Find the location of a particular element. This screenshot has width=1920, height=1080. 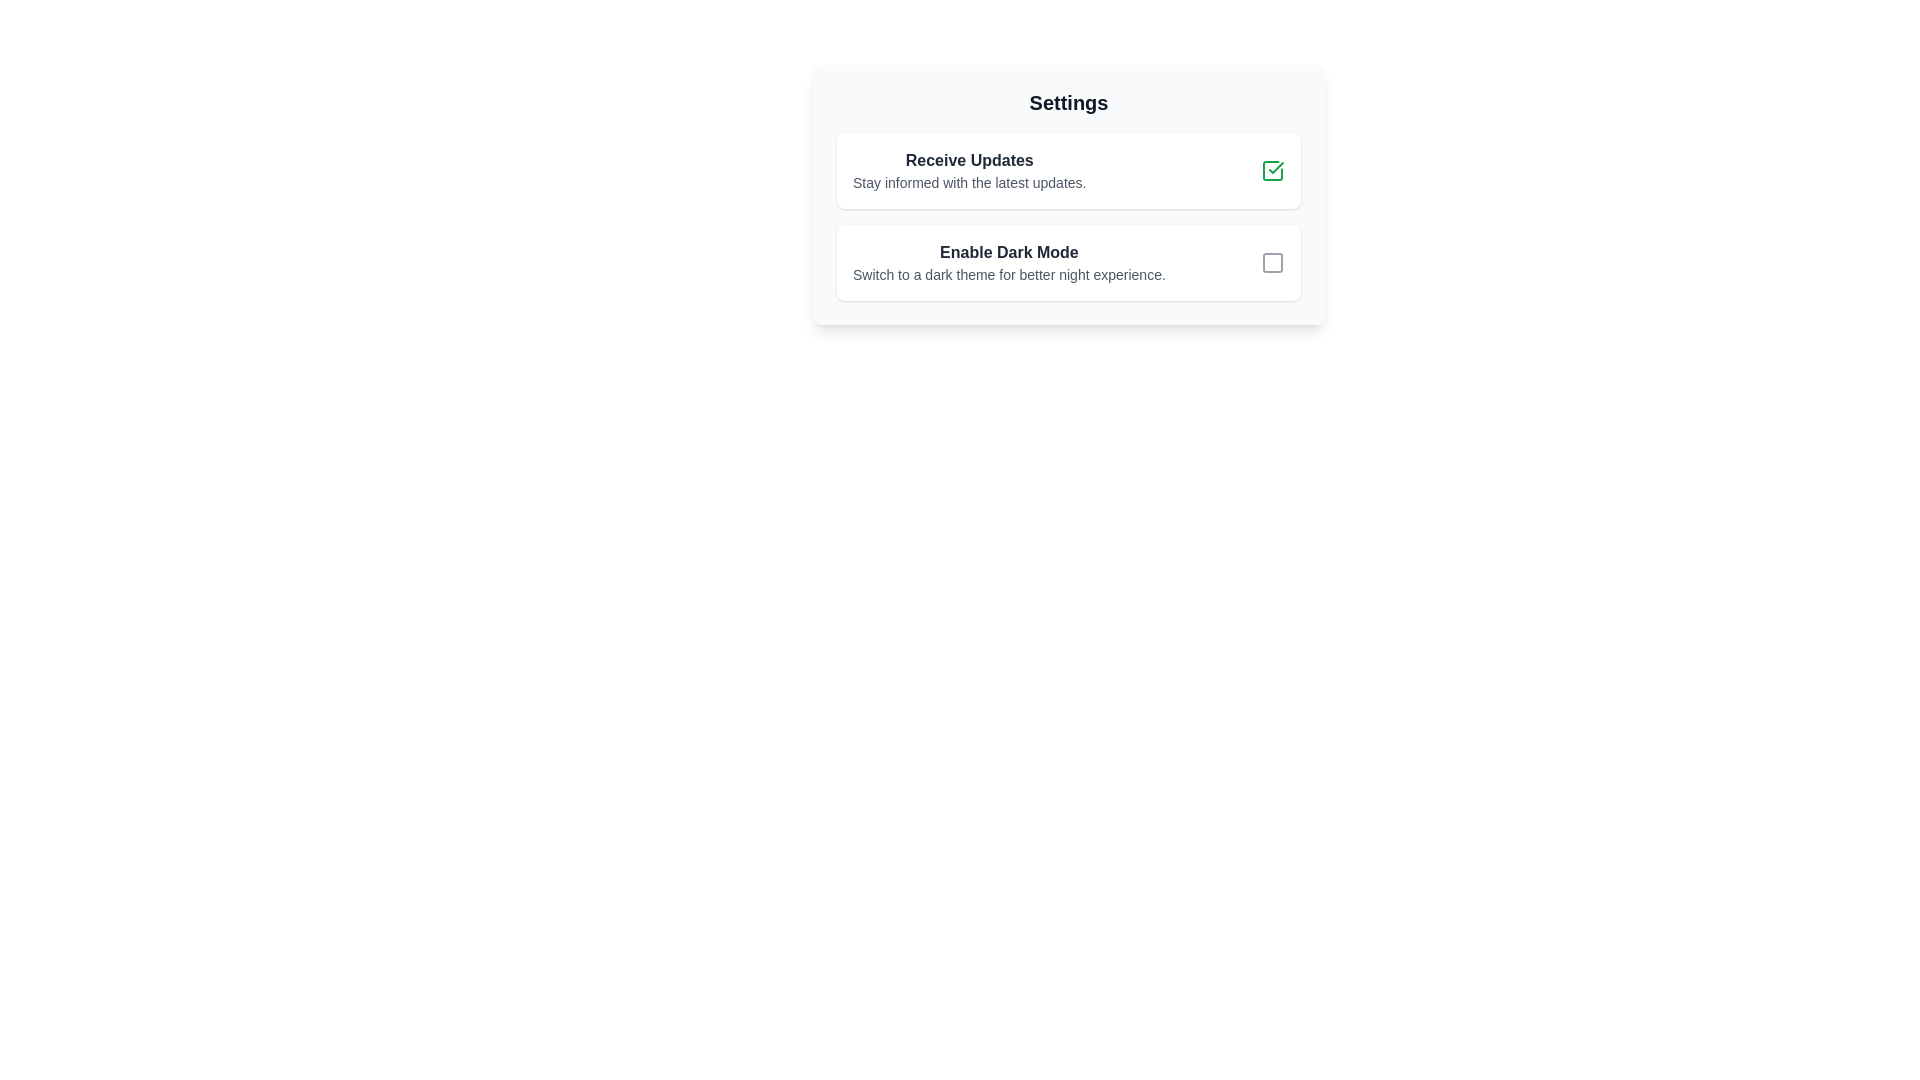

the text label that indicates the dark mode toggle option, which is positioned below the 'Receive Updates' section and serves as its title is located at coordinates (1009, 252).